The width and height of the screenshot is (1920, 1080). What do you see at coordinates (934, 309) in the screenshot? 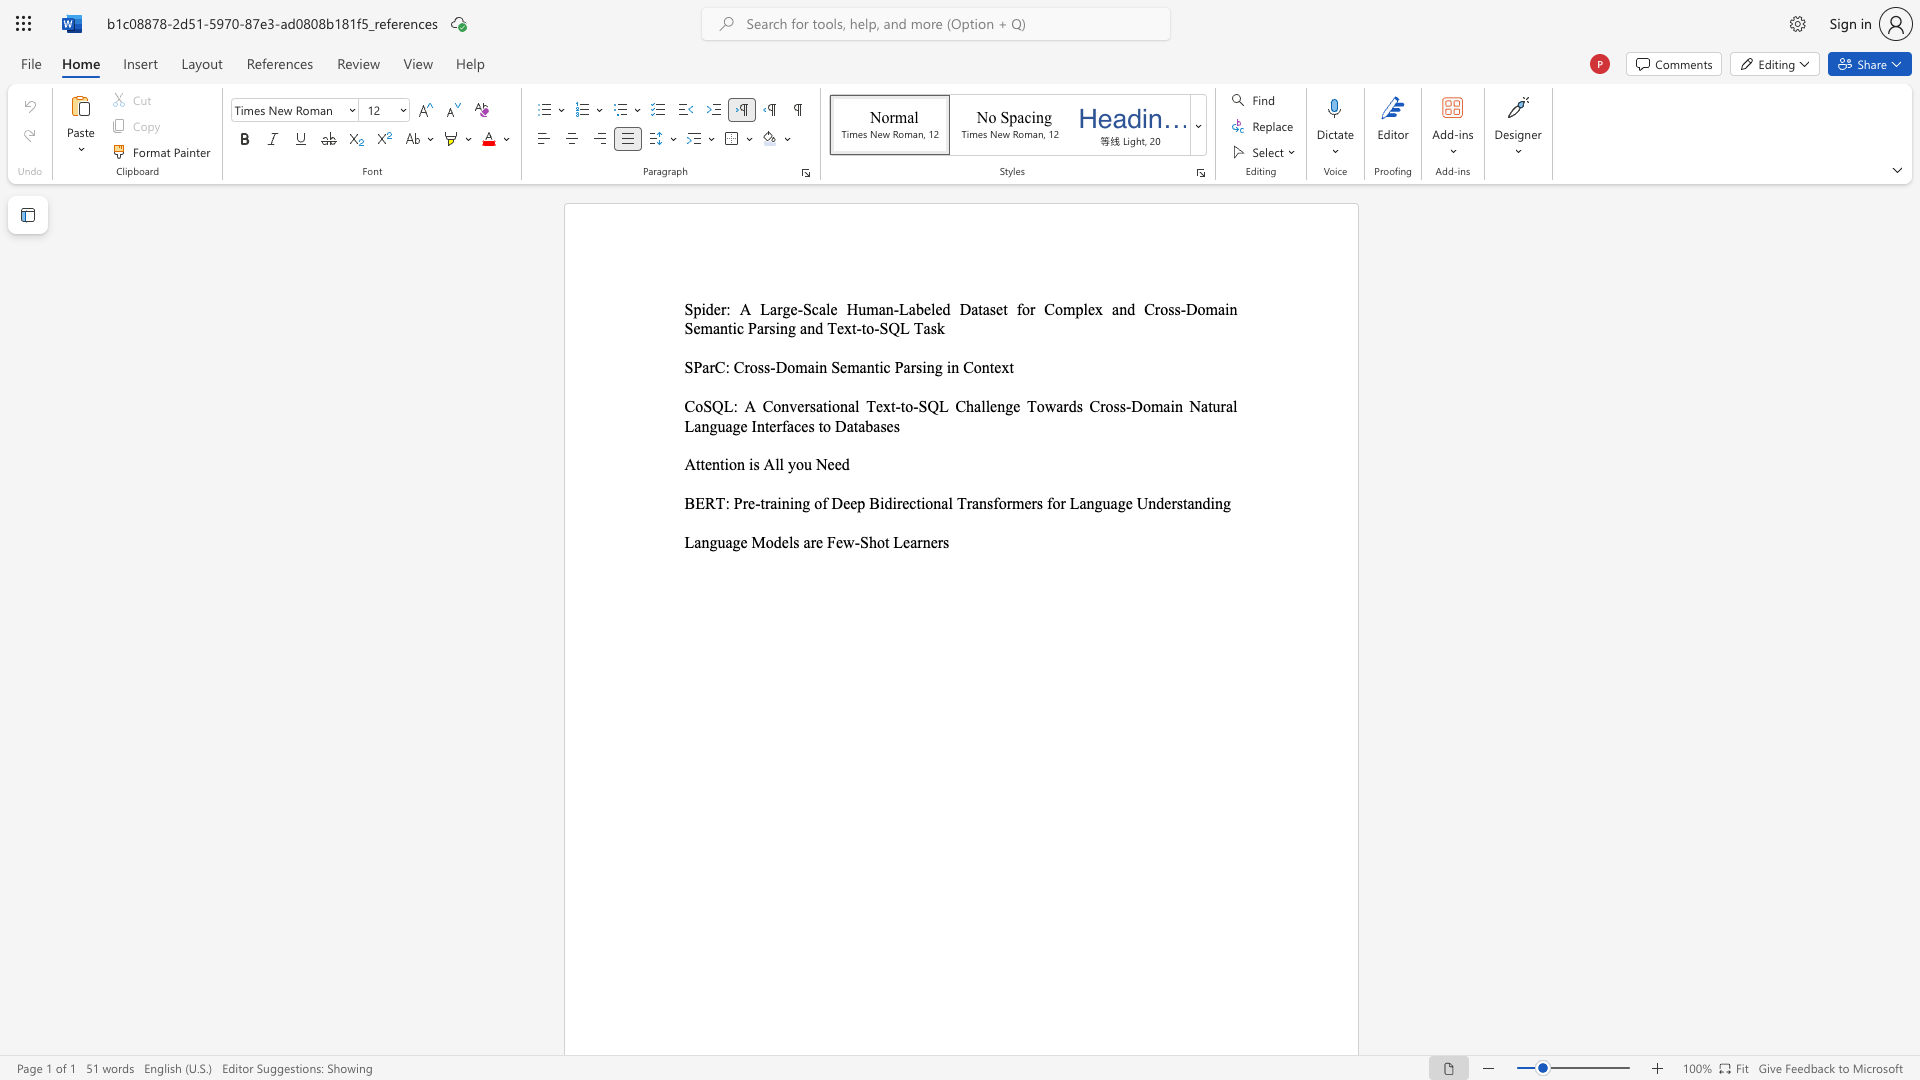
I see `the subset text "ed Dataset for Complex and Cross-Do" within the text "Spider: A Large-Scale Human-Labeled Dataset for Complex and Cross-Domain Semantic Parsing and Text-to-SQL Task"` at bounding box center [934, 309].